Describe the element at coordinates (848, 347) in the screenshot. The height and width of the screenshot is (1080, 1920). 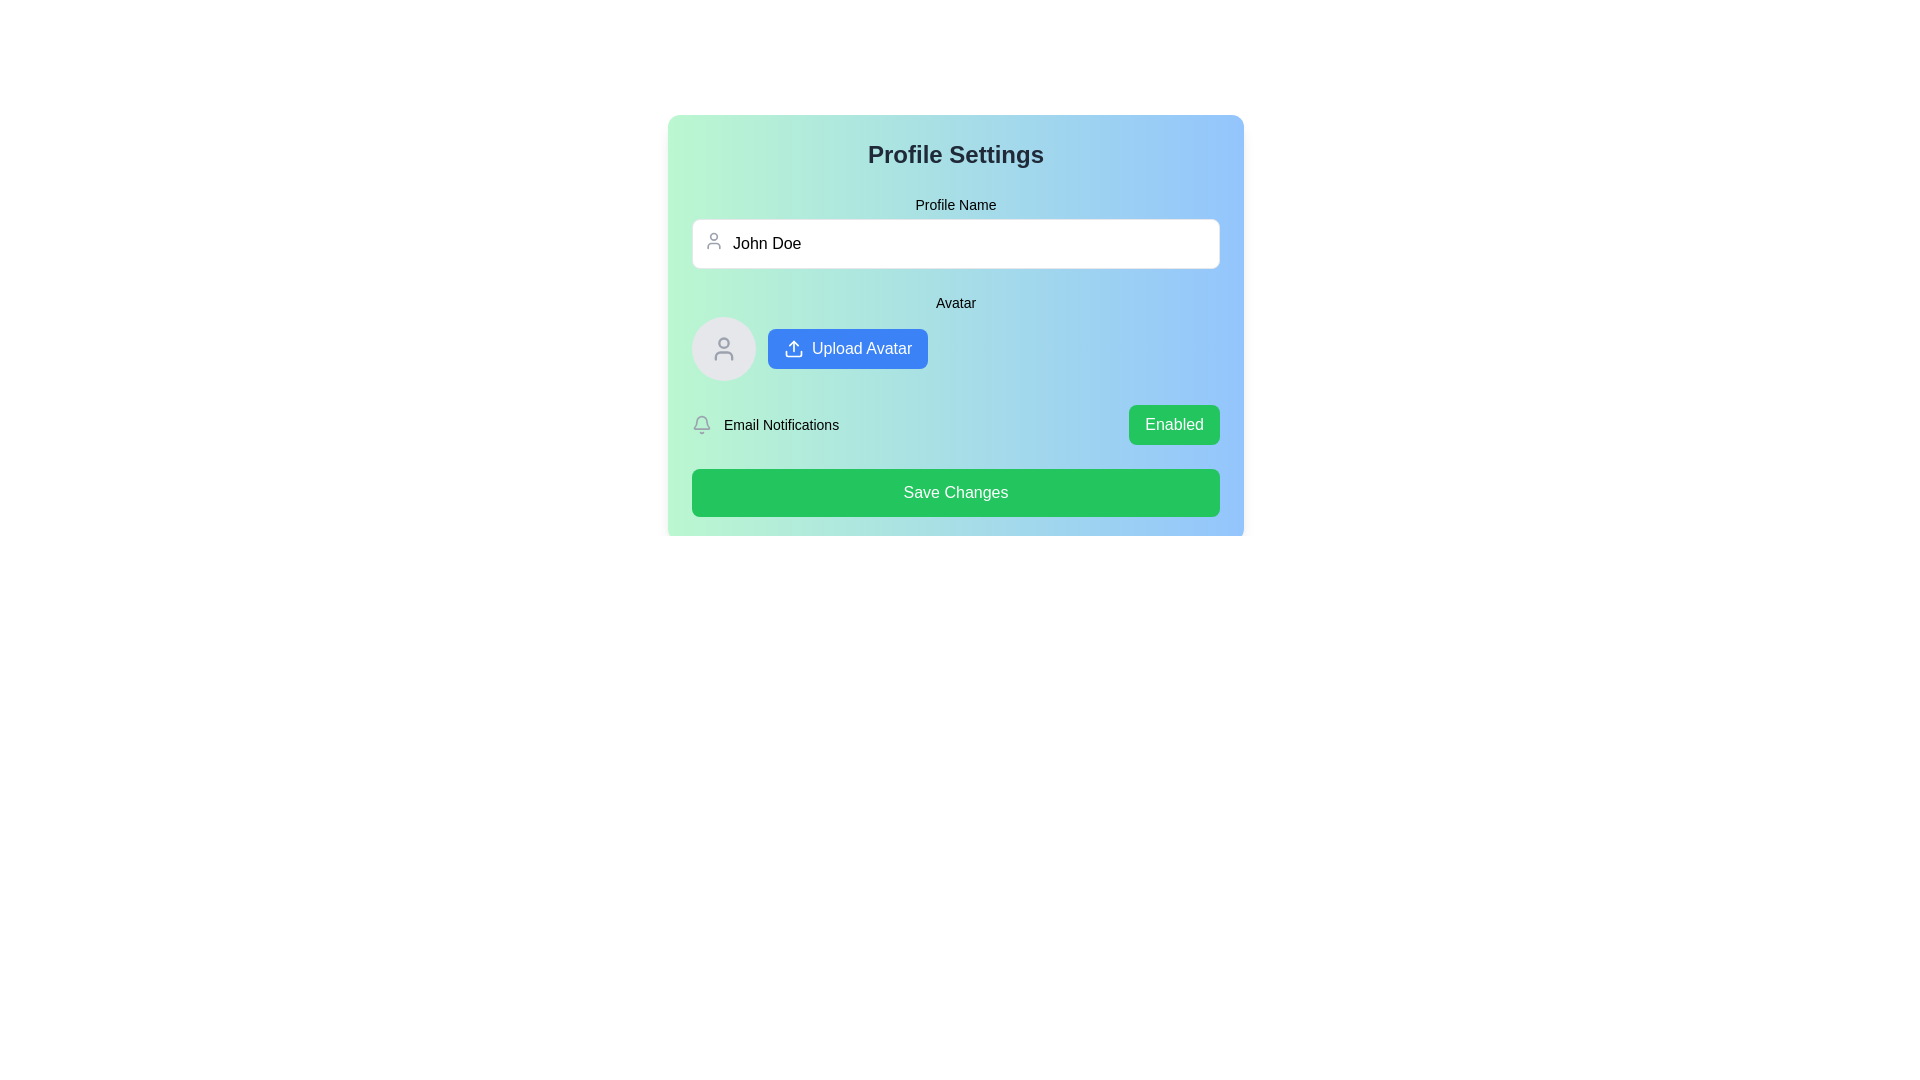
I see `the 'Upload Avatar' button, which is a rectangular blue button with white text and an upload icon, located below the 'Avatar' label in the 'Profile Settings' section` at that location.